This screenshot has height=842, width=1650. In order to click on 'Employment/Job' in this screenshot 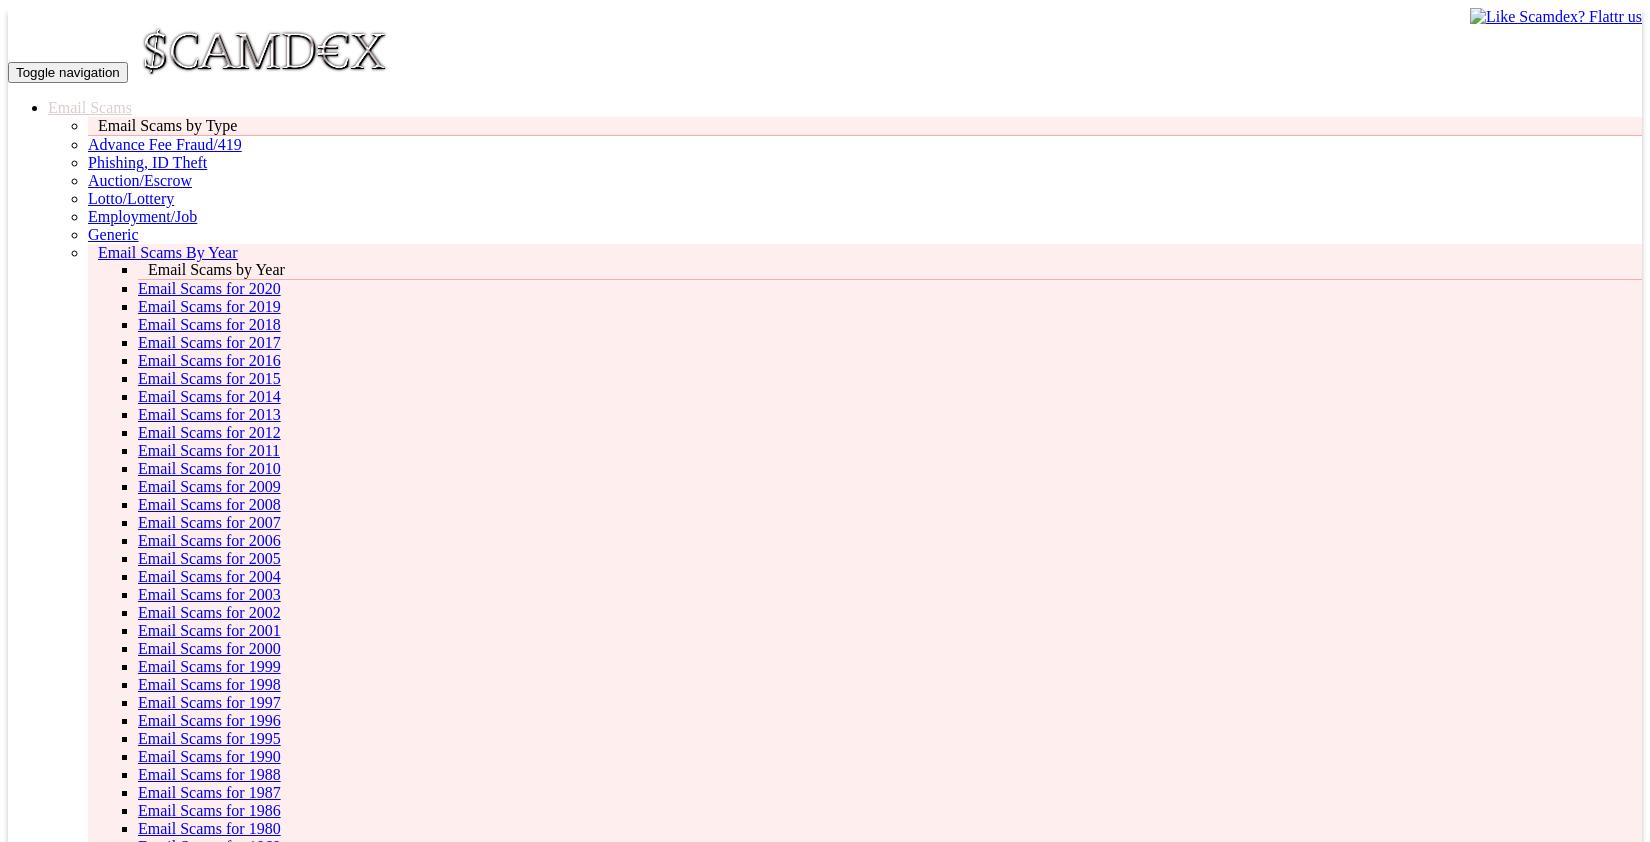, I will do `click(142, 216)`.